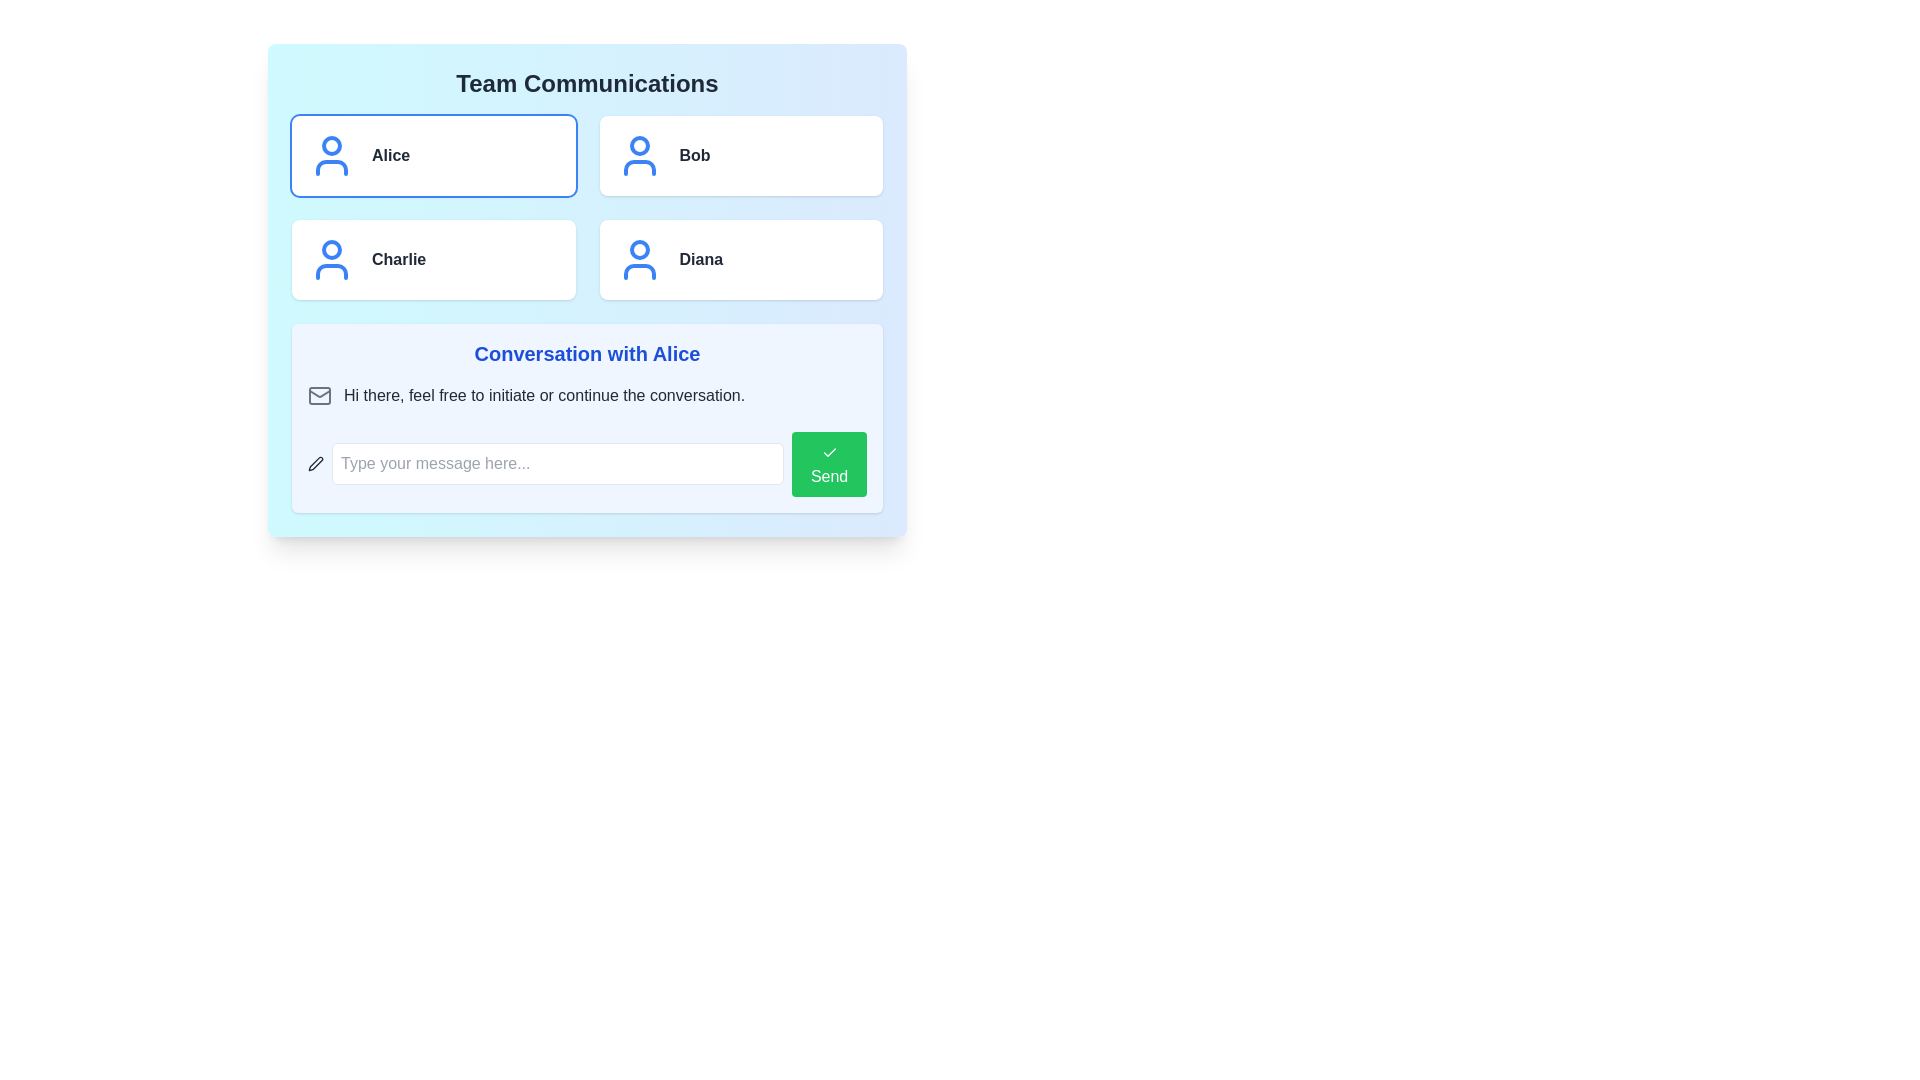 The image size is (1920, 1080). I want to click on the composite information element located below the 'Conversation with Alice' title, so click(586, 396).